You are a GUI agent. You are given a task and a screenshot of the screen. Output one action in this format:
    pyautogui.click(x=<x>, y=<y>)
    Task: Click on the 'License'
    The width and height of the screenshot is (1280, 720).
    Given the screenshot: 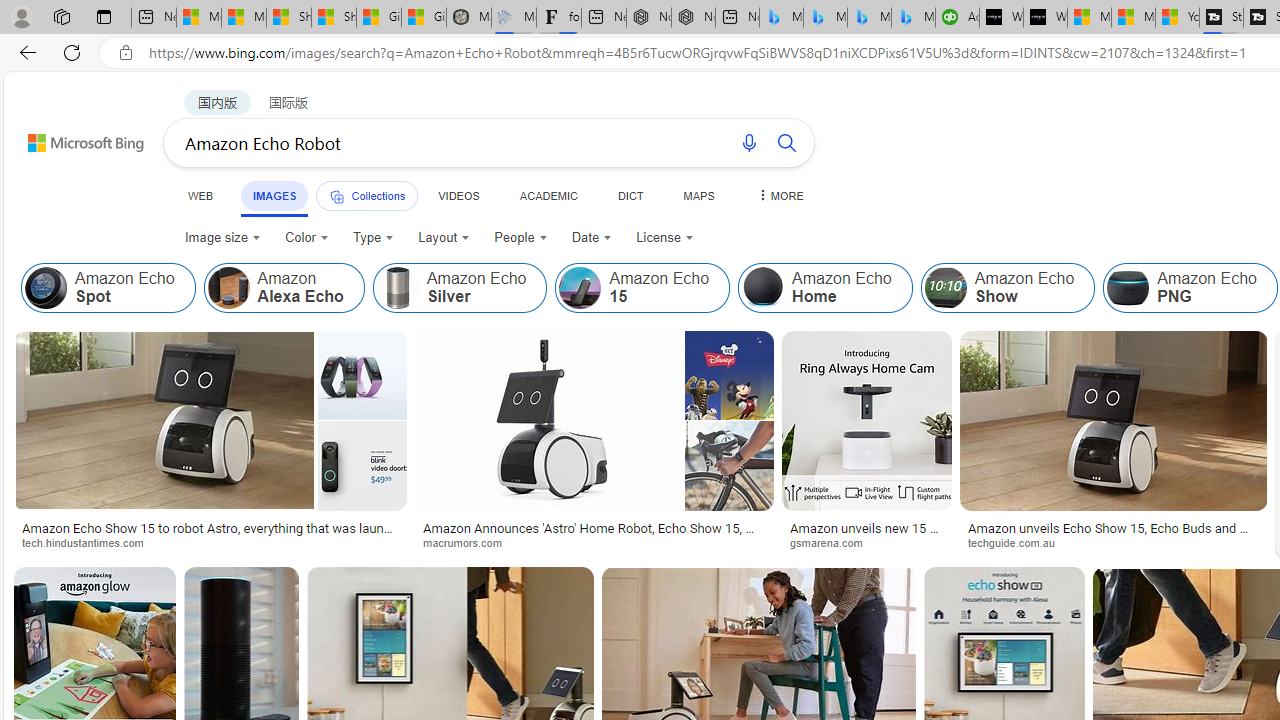 What is the action you would take?
    pyautogui.click(x=664, y=236)
    